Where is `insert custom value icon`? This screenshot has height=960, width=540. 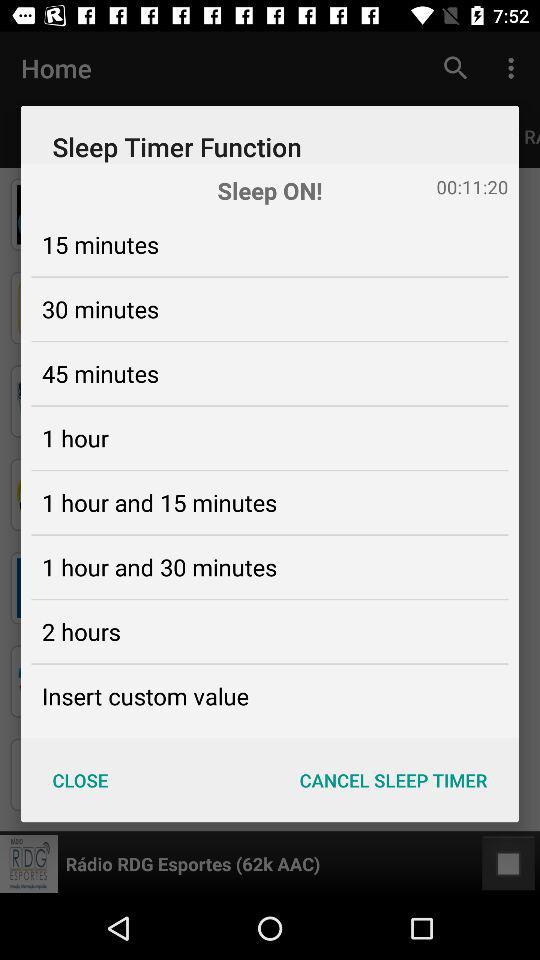 insert custom value icon is located at coordinates (144, 696).